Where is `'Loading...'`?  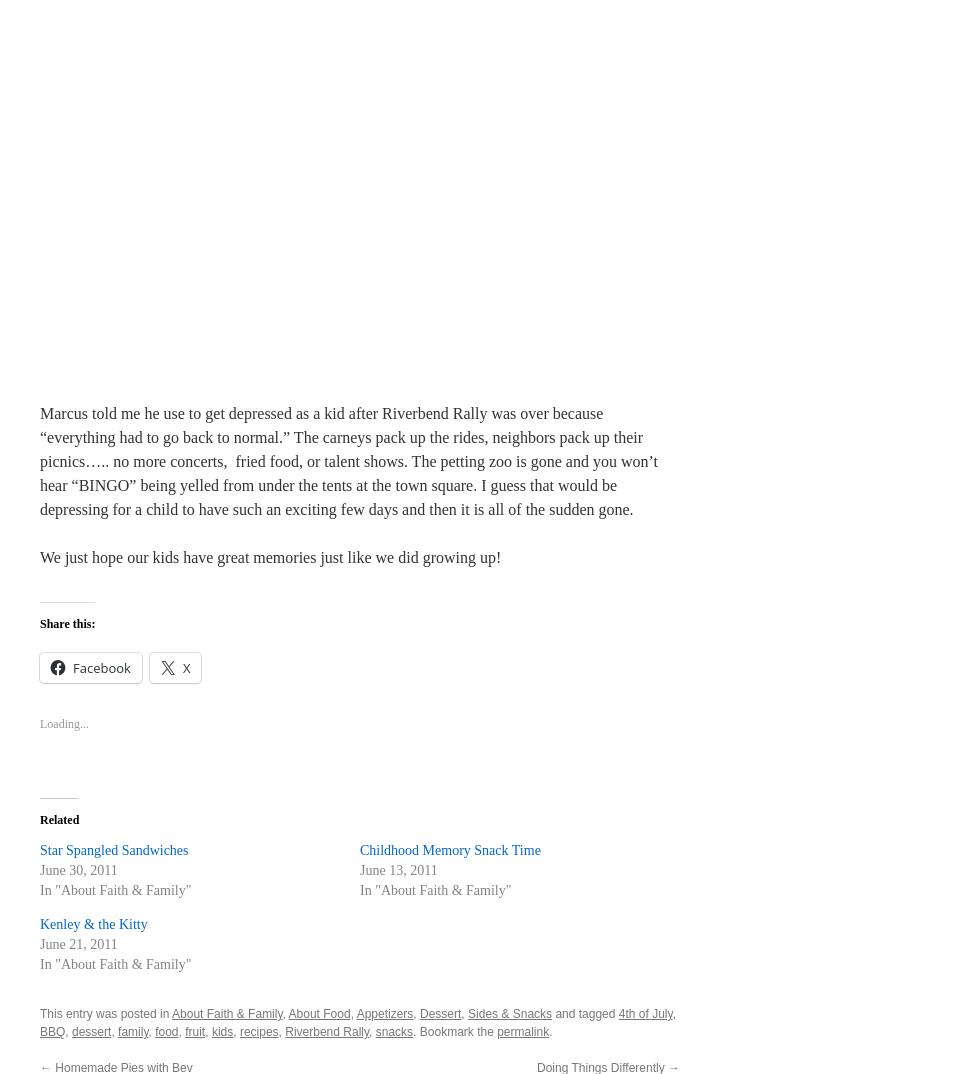 'Loading...' is located at coordinates (64, 723).